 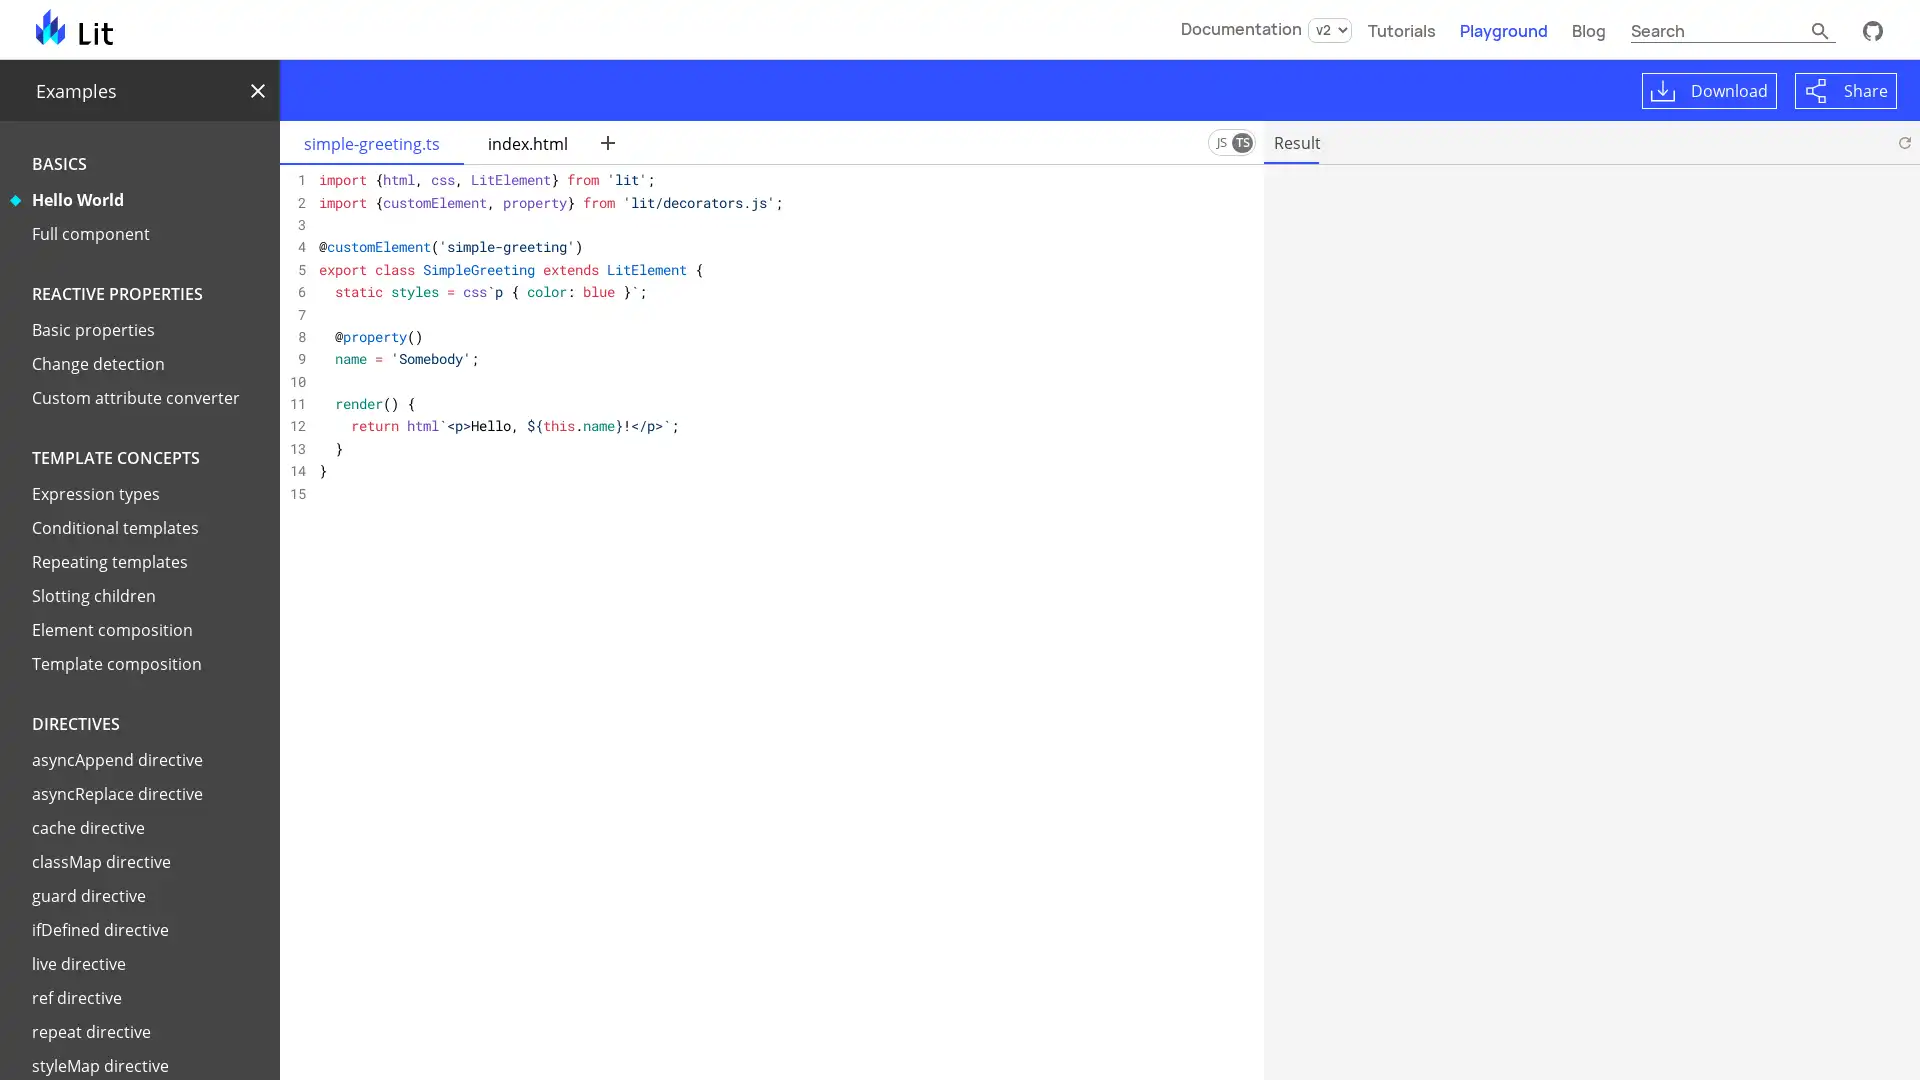 I want to click on Share, so click(x=1843, y=88).